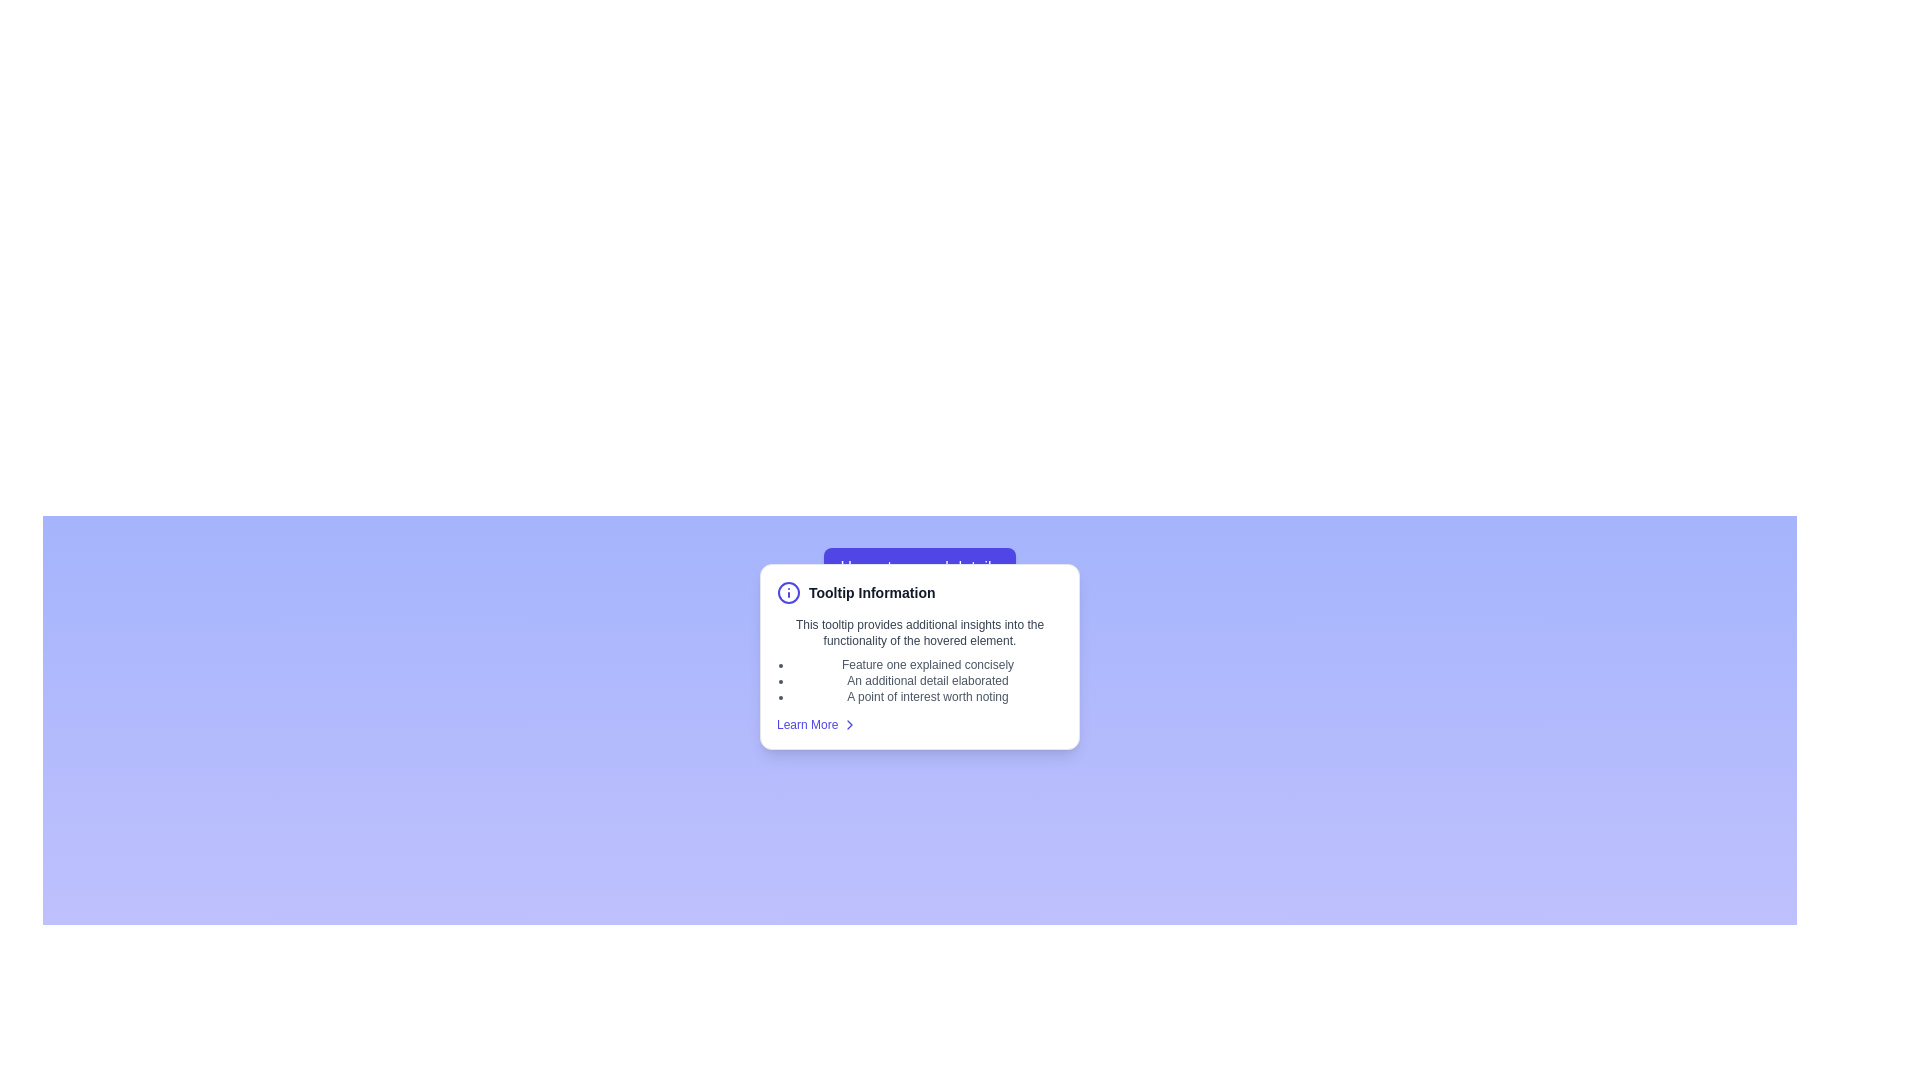 The height and width of the screenshot is (1080, 1920). What do you see at coordinates (787, 592) in the screenshot?
I see `the informational icon (SVG) located to the left of the 'Tooltip Information' text within the tooltip interface` at bounding box center [787, 592].